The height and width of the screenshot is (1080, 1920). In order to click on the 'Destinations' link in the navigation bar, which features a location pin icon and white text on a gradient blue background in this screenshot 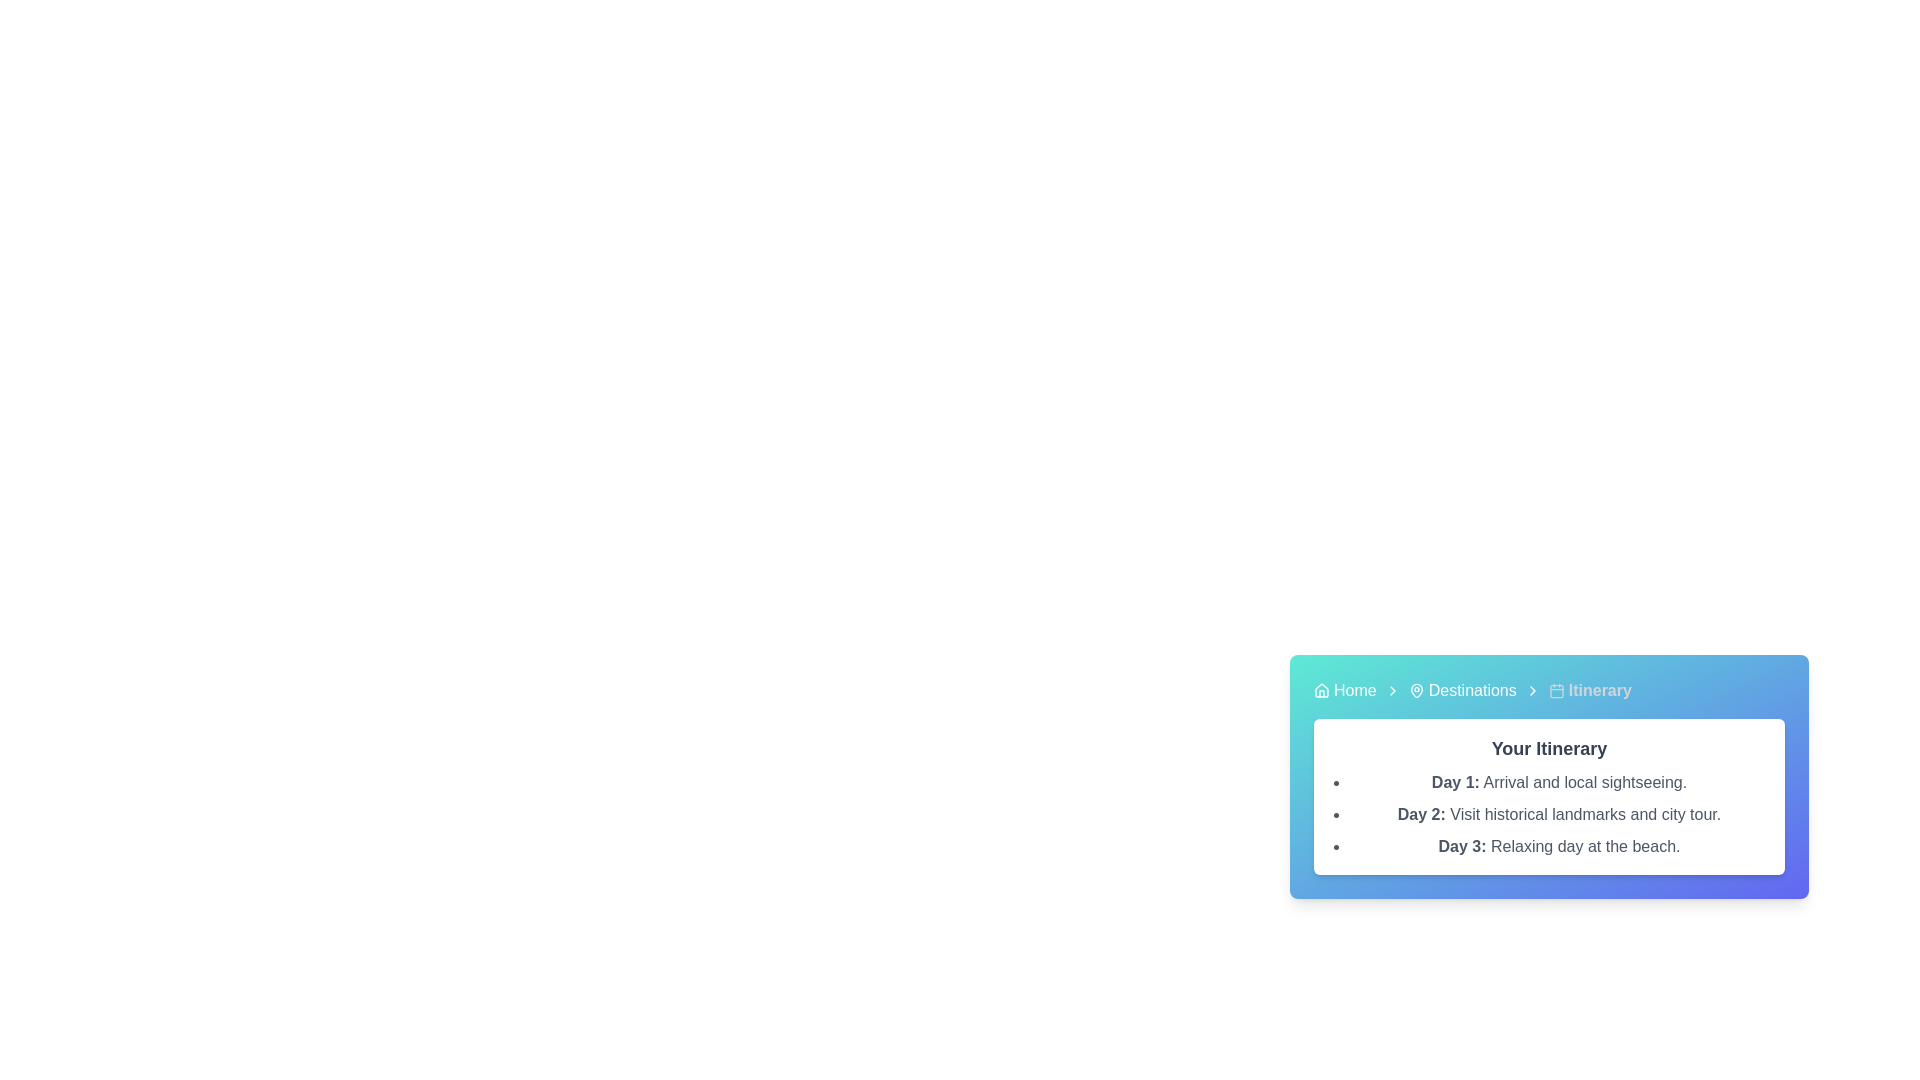, I will do `click(1462, 689)`.